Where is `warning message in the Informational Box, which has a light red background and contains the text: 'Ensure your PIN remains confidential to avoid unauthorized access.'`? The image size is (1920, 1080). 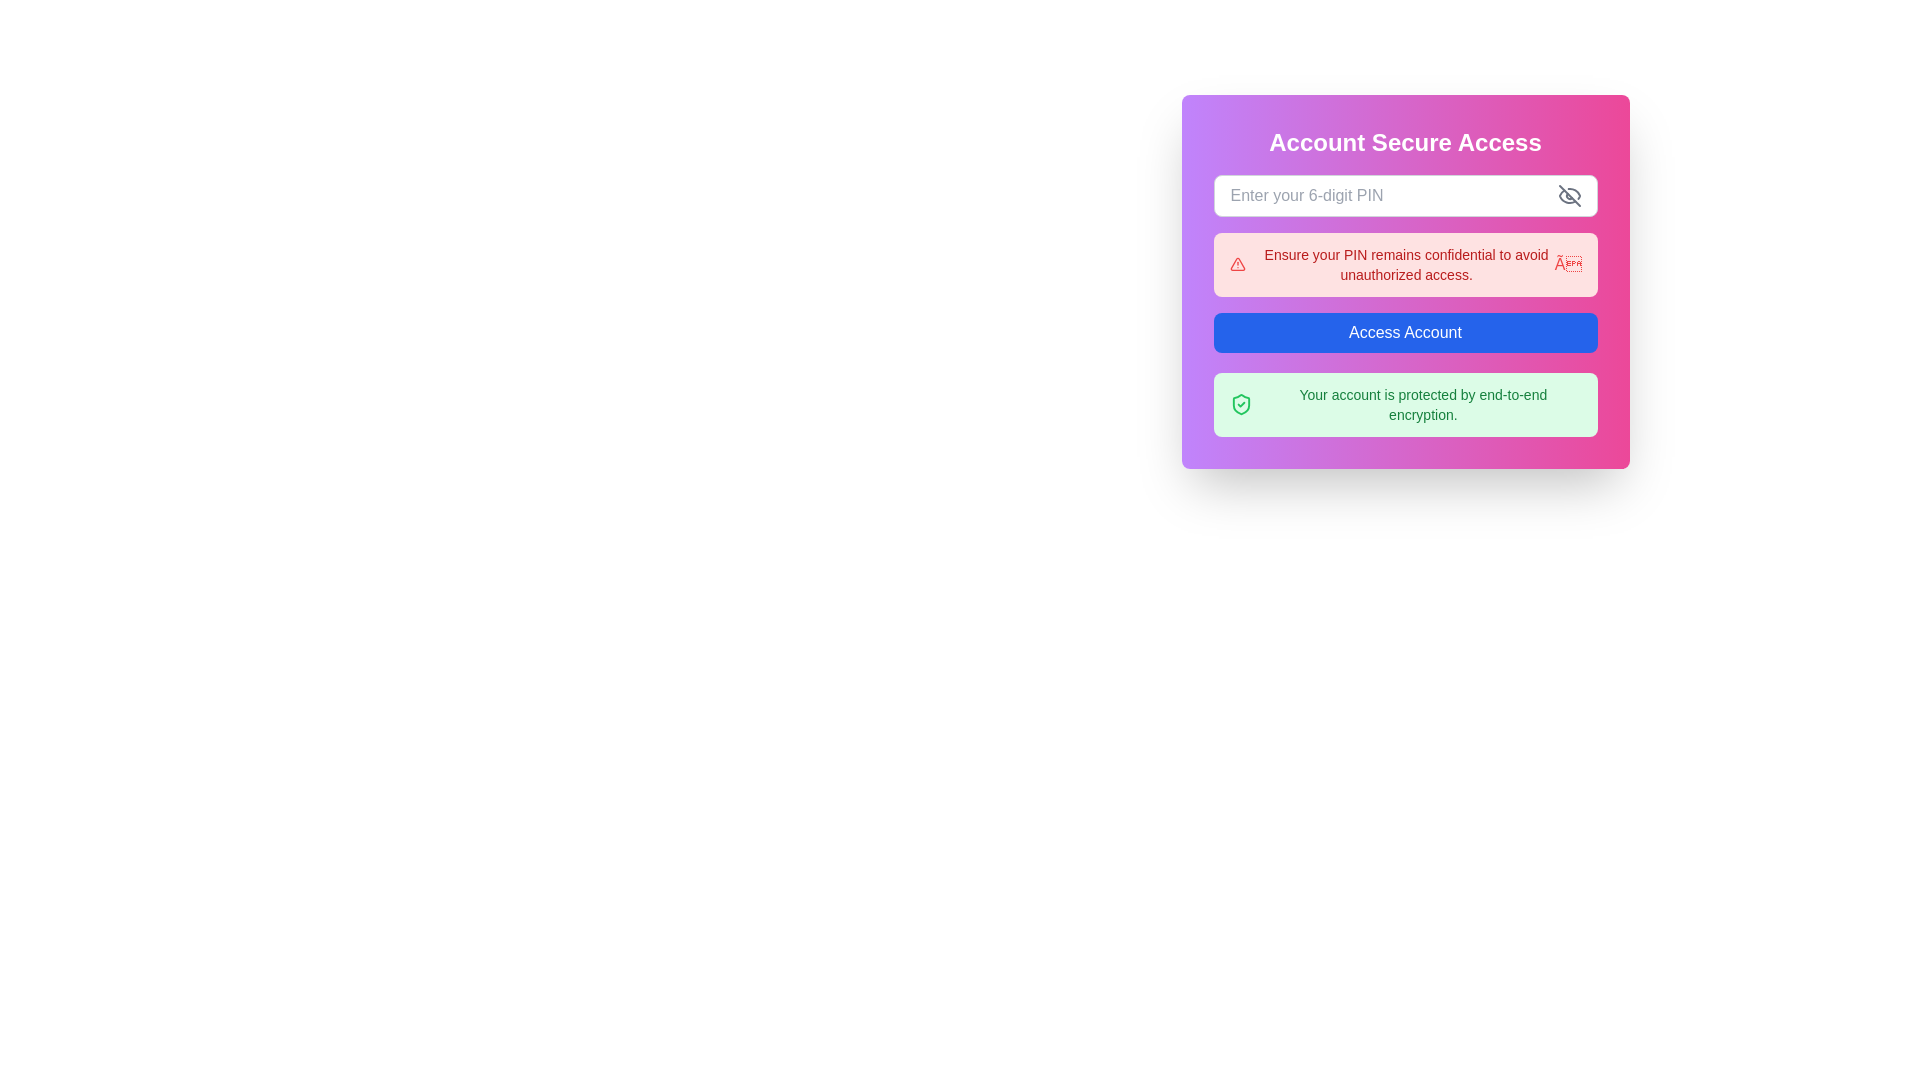 warning message in the Informational Box, which has a light red background and contains the text: 'Ensure your PIN remains confidential to avoid unauthorized access.' is located at coordinates (1404, 264).